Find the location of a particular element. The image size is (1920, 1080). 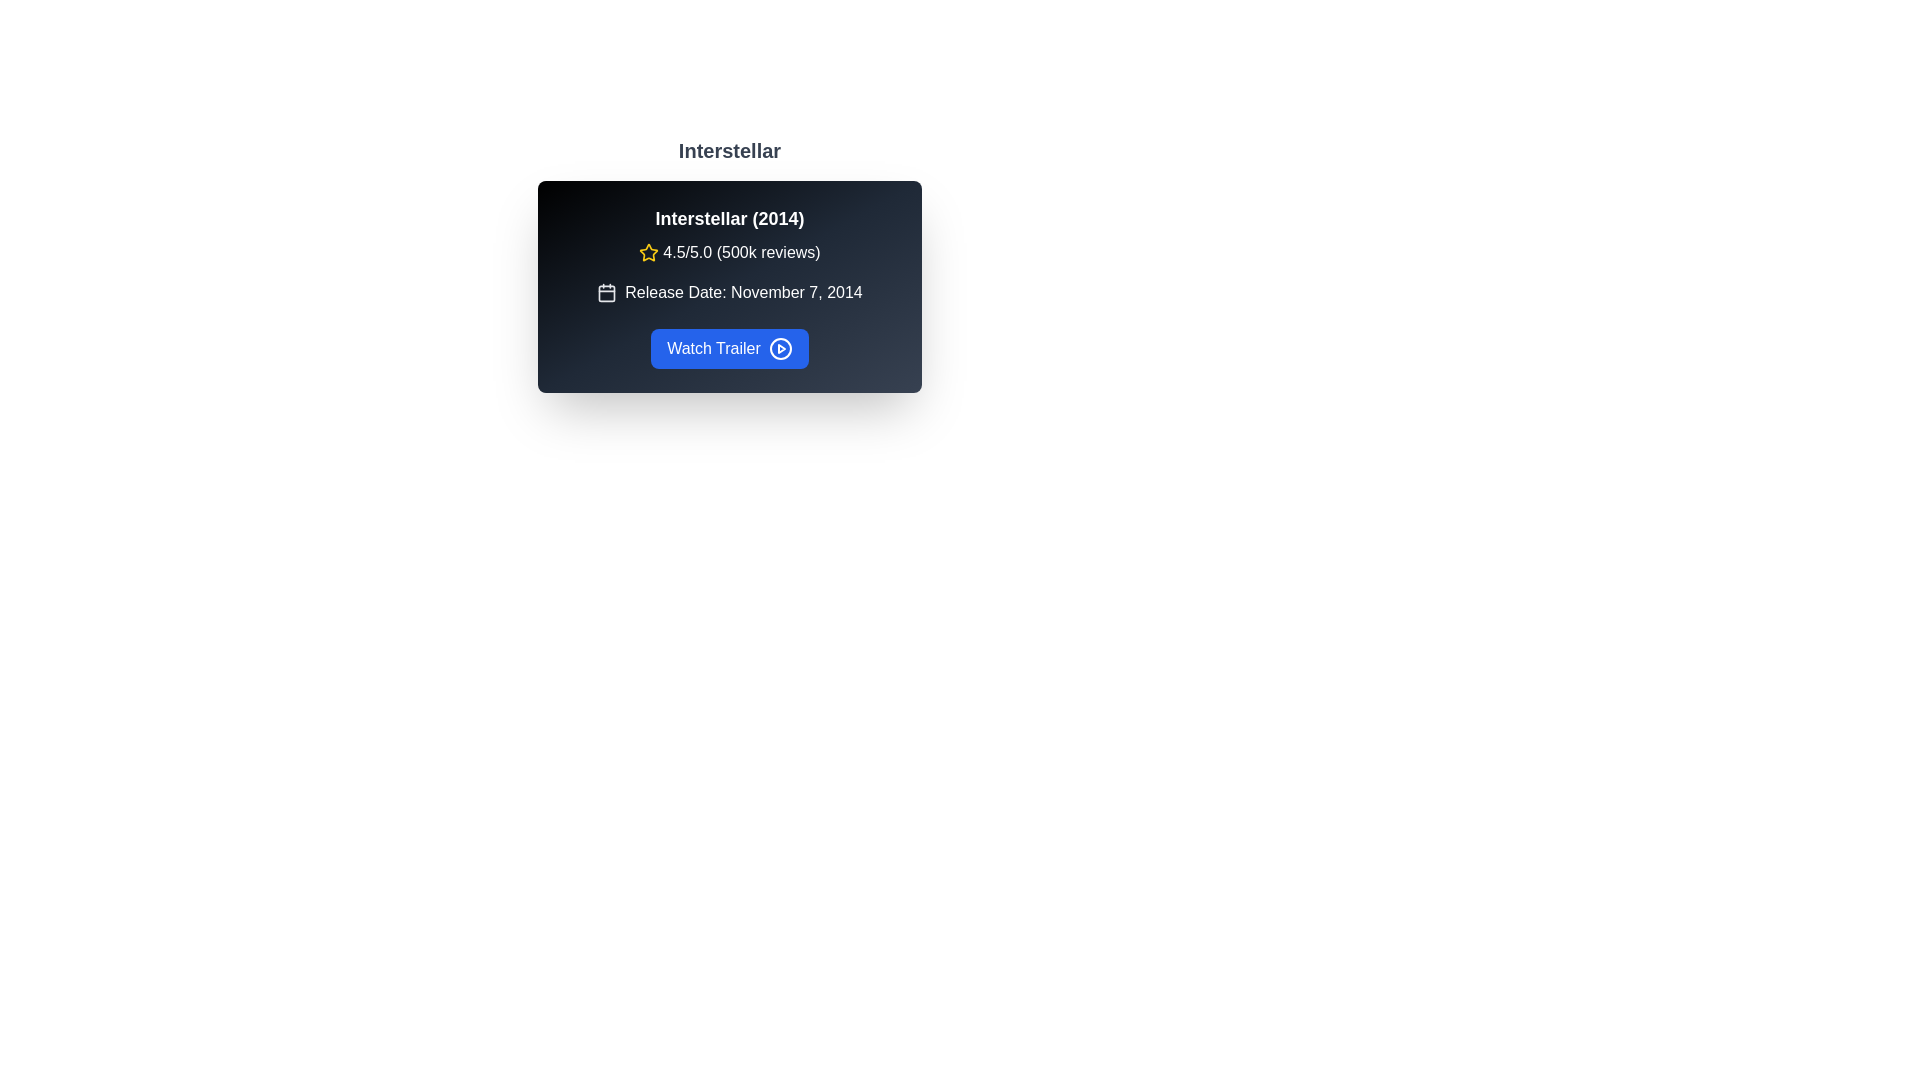

the text label 'Interstellar' which is styled in a bold font and positioned above the movie information card is located at coordinates (728, 149).